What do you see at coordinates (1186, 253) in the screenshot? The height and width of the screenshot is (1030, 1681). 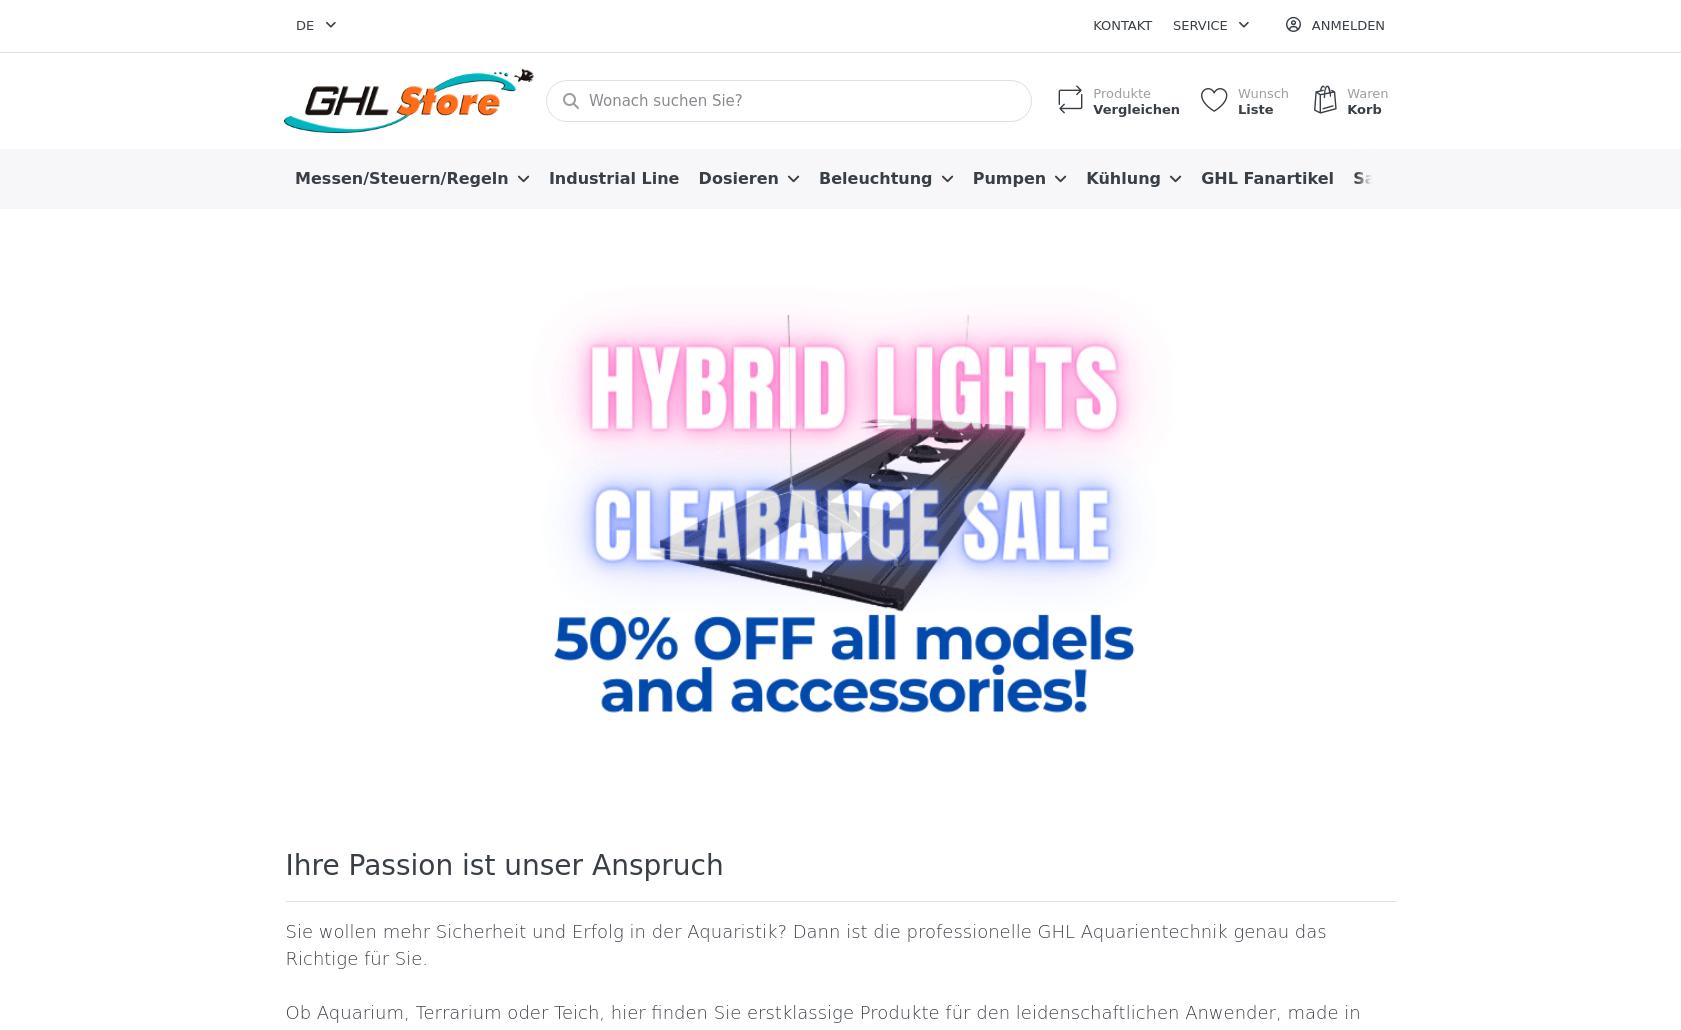 I see `'Allgemeine Geschäftsbedingungen'` at bounding box center [1186, 253].